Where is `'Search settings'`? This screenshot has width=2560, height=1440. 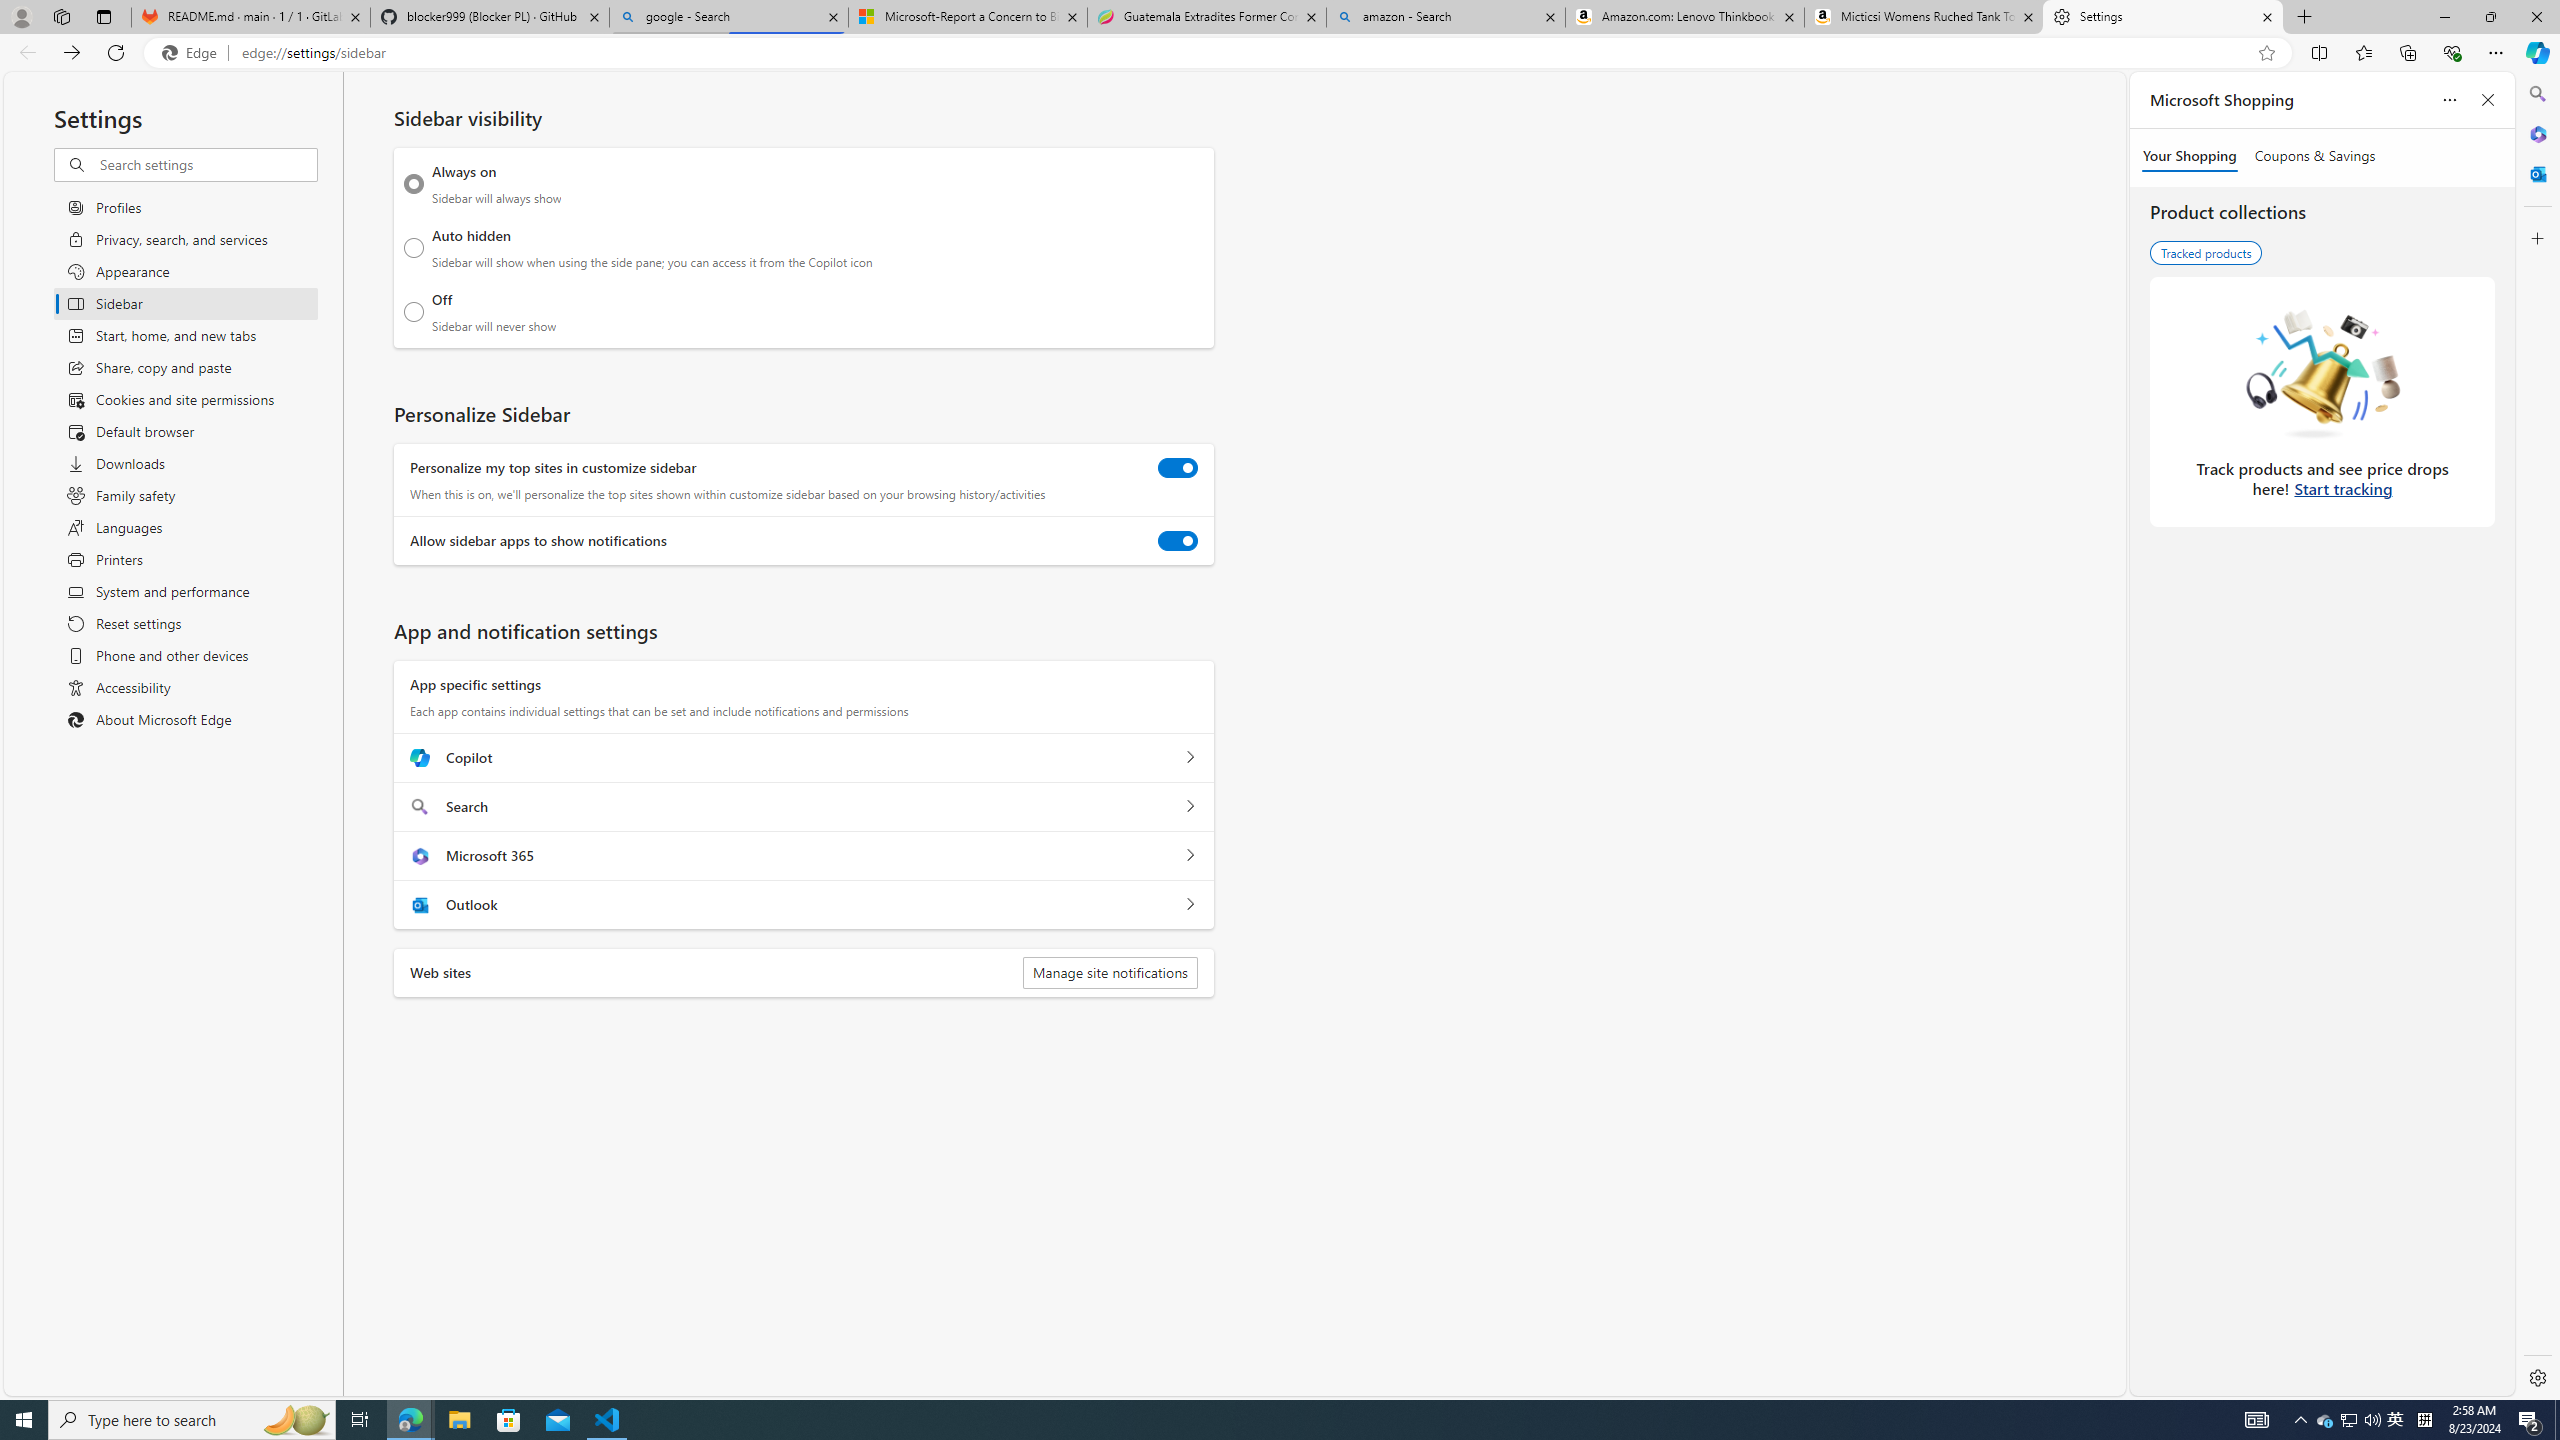 'Search settings' is located at coordinates (207, 164).